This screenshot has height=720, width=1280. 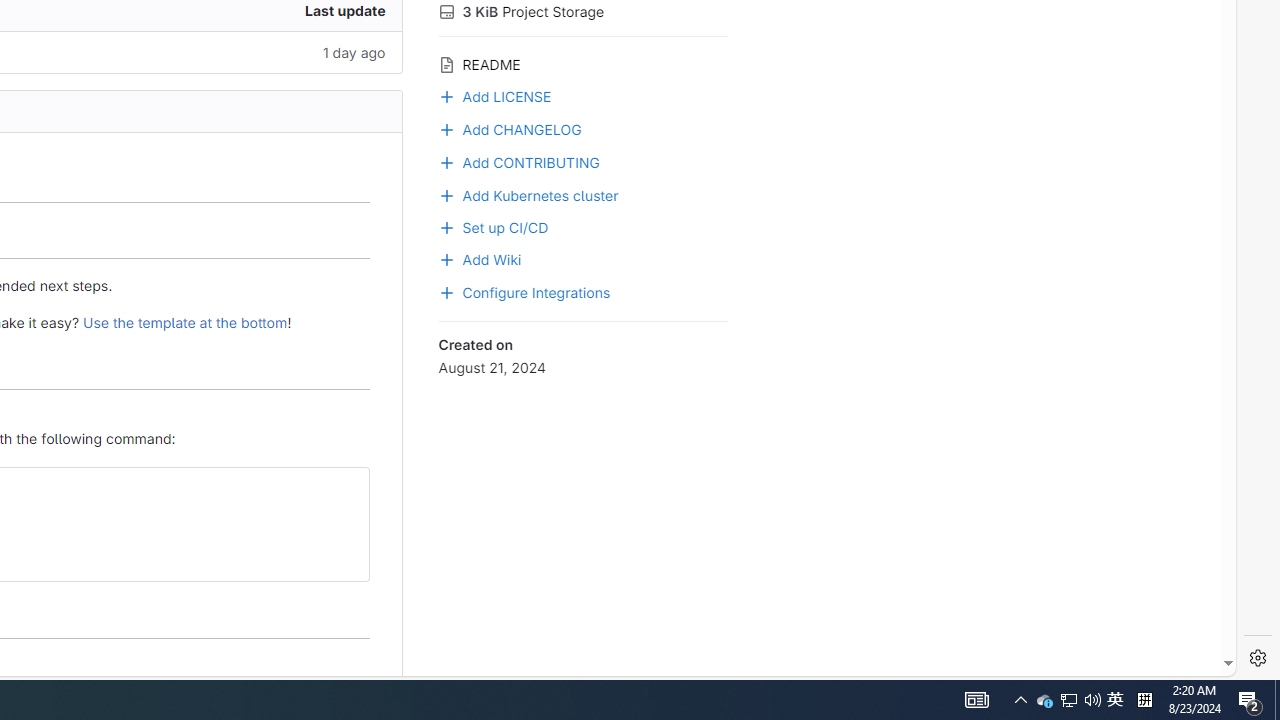 What do you see at coordinates (582, 194) in the screenshot?
I see `'Add Kubernetes cluster'` at bounding box center [582, 194].